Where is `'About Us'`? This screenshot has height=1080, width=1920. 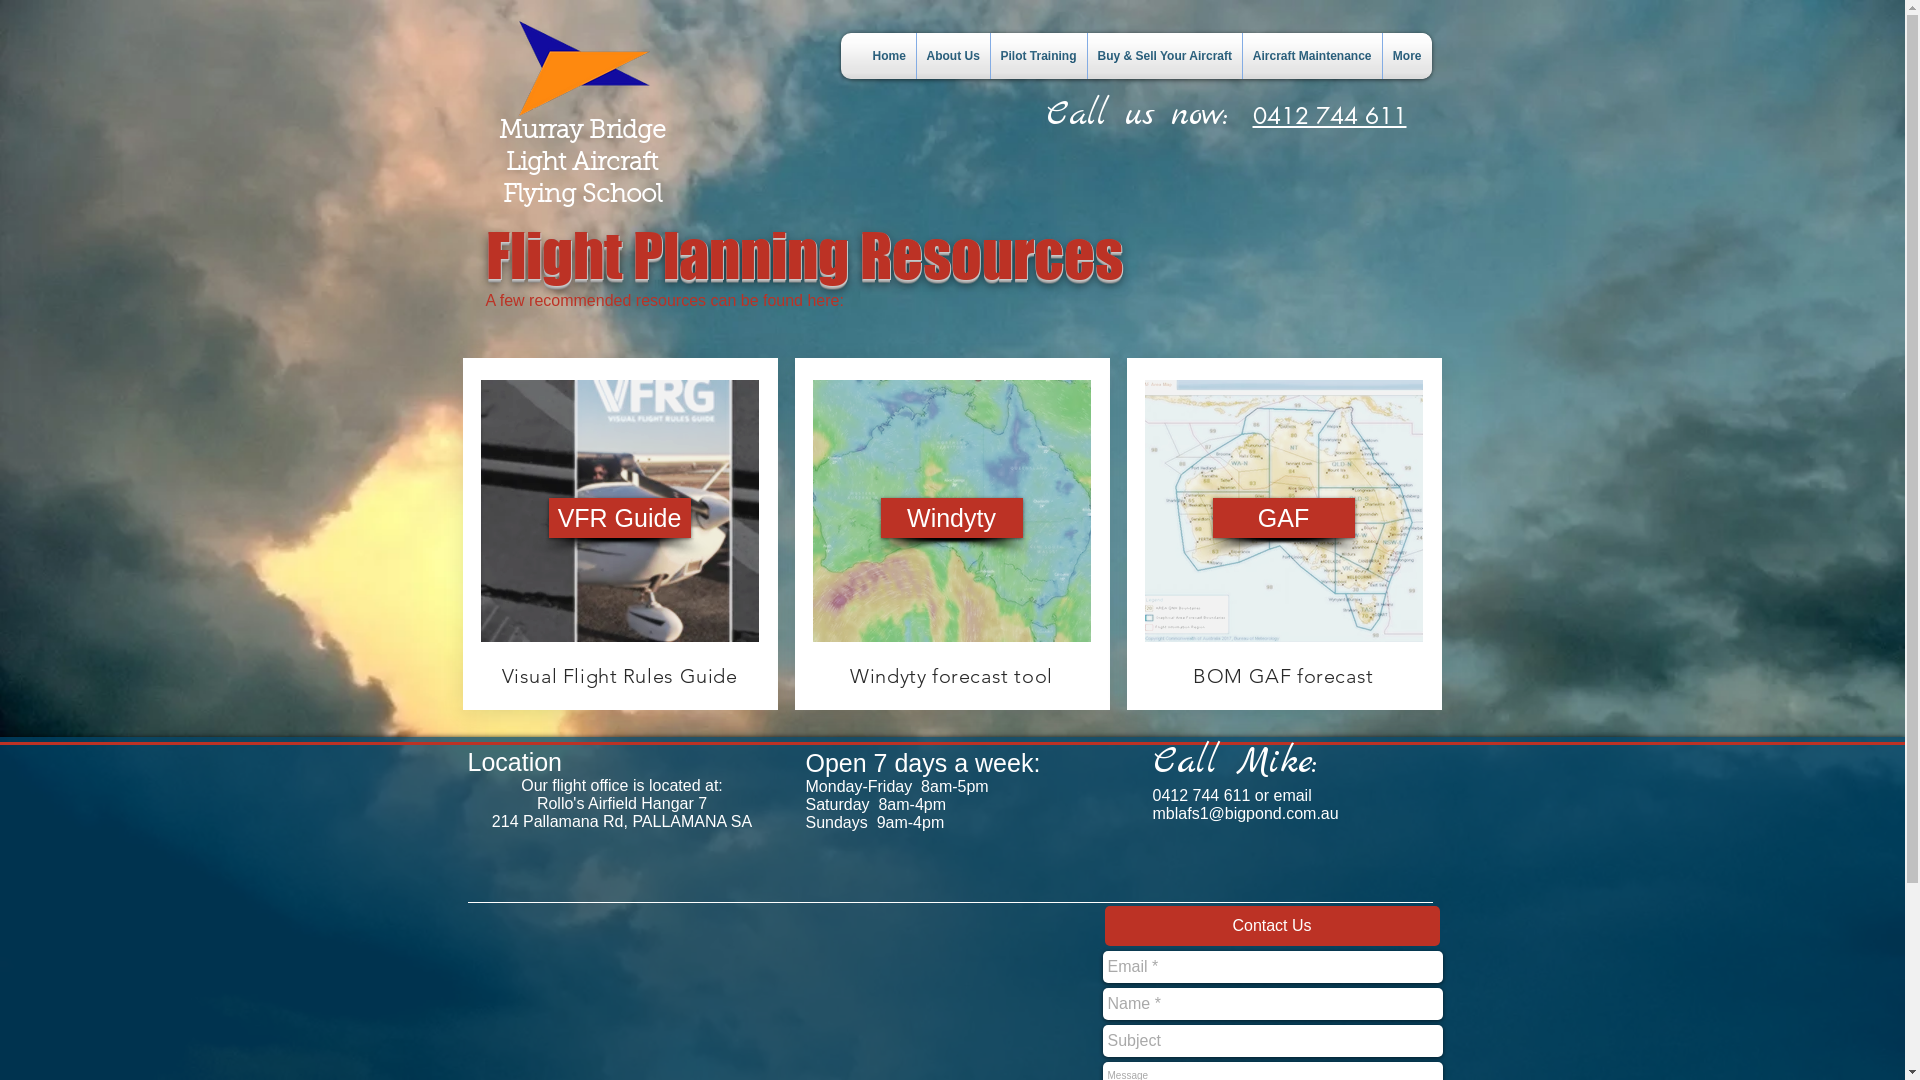 'About Us' is located at coordinates (951, 55).